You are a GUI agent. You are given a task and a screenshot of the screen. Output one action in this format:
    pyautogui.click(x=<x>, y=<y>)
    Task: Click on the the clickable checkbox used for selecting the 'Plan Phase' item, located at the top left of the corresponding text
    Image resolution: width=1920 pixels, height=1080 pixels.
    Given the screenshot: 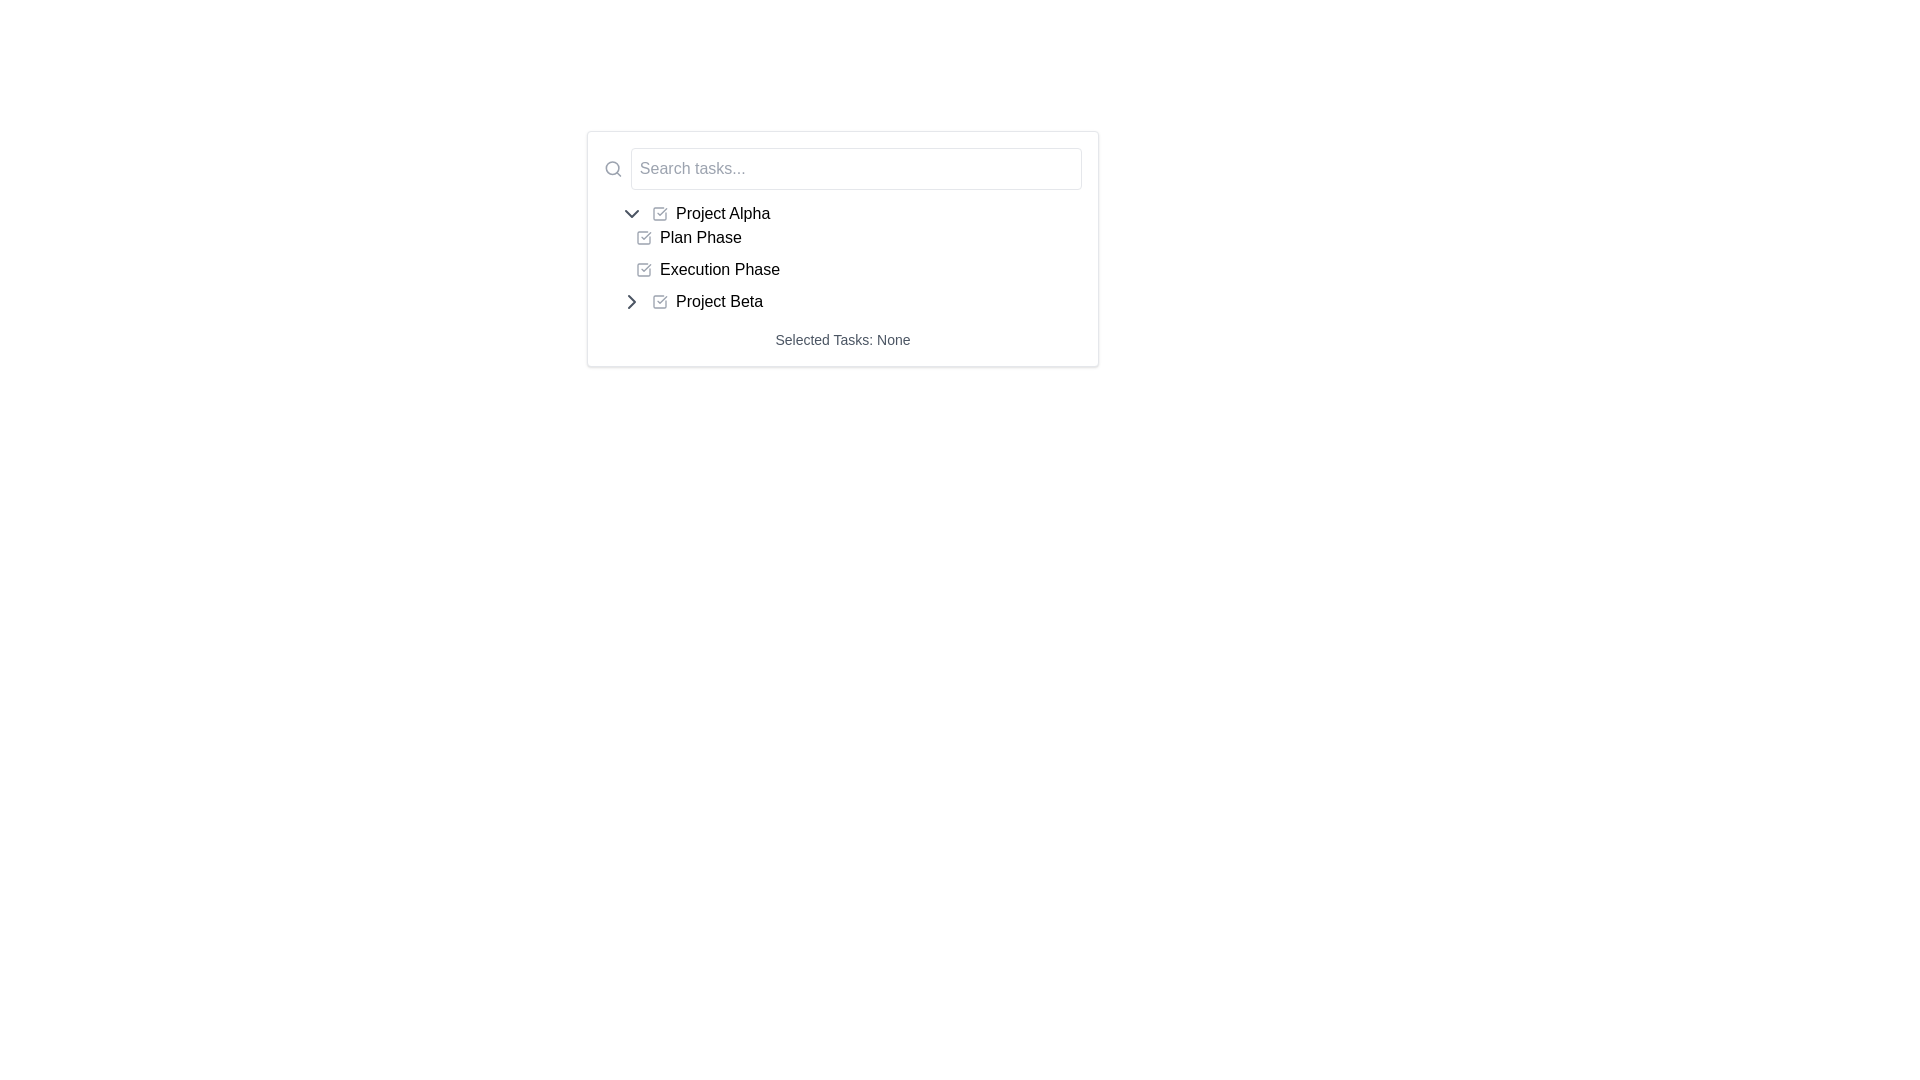 What is the action you would take?
    pyautogui.click(x=643, y=237)
    